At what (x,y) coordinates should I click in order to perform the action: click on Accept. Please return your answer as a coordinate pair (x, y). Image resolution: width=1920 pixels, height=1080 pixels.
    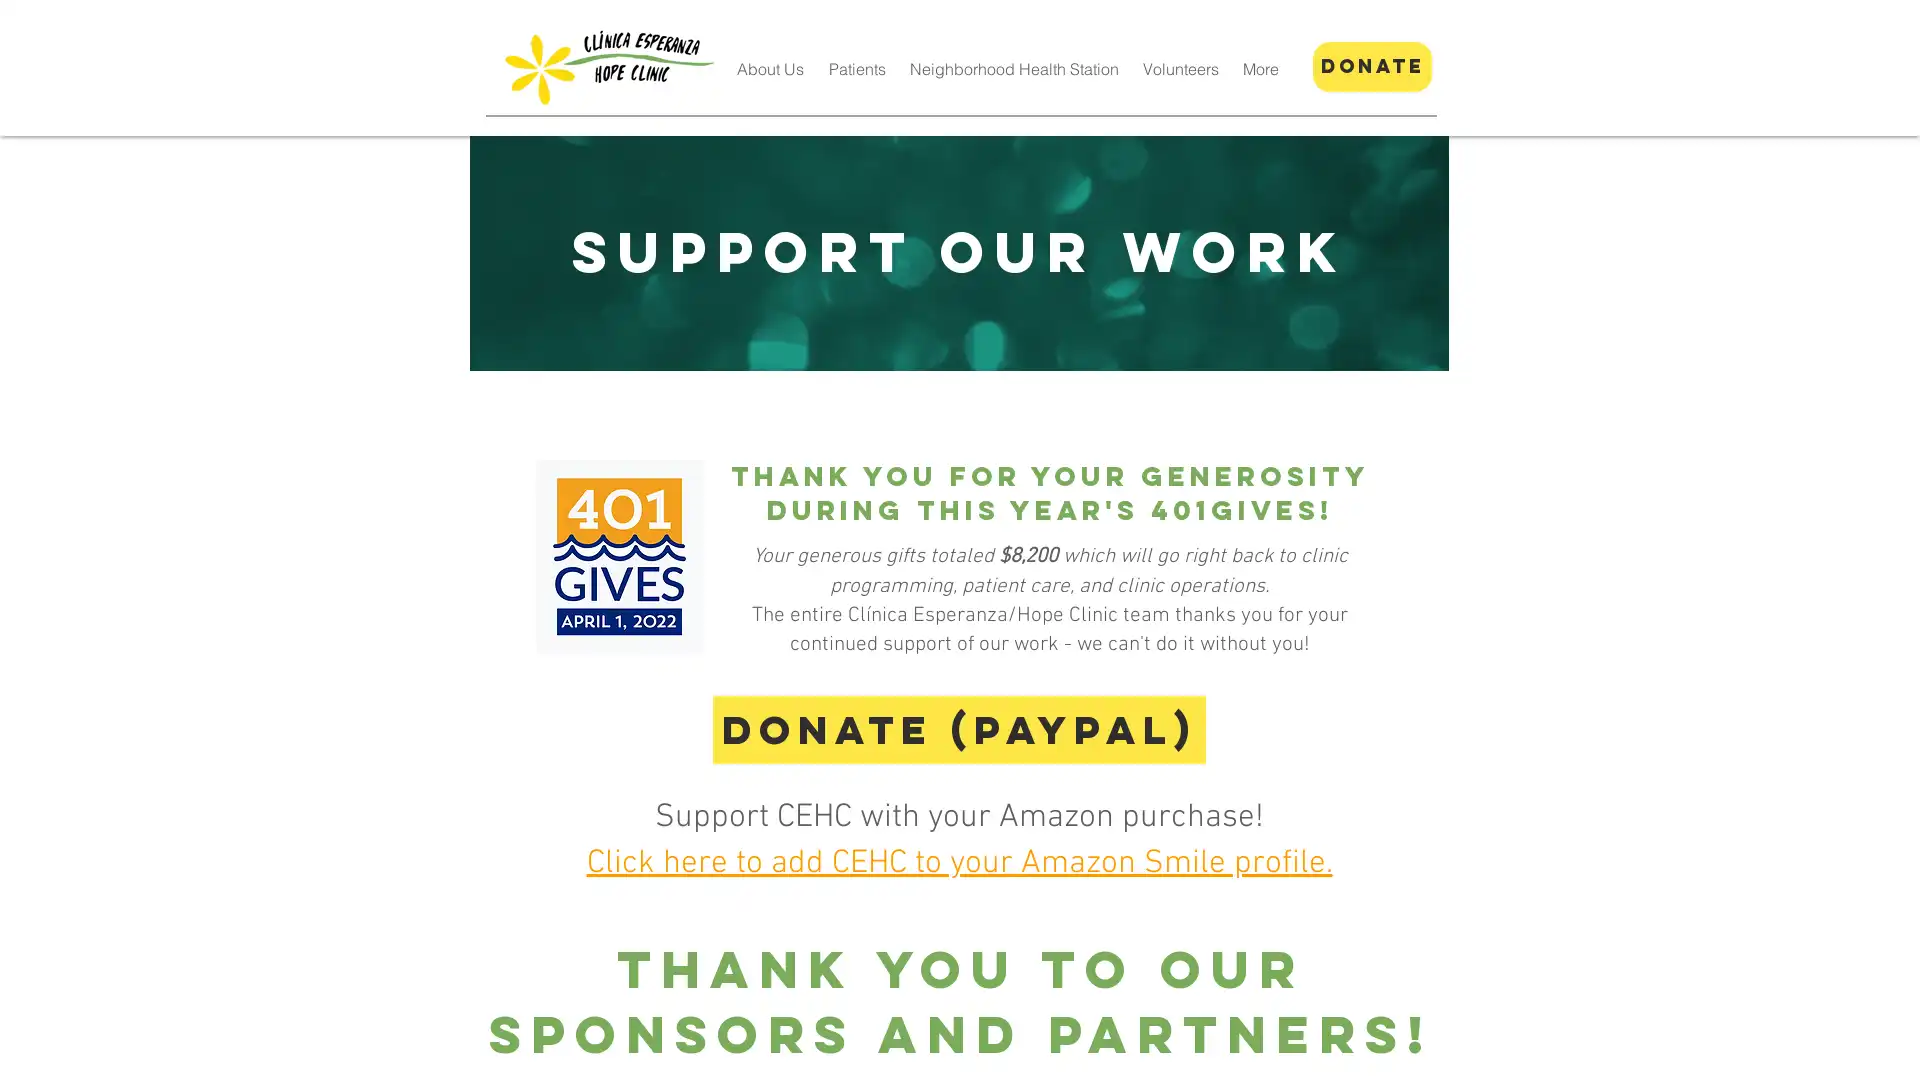
    Looking at the image, I should click on (1830, 1047).